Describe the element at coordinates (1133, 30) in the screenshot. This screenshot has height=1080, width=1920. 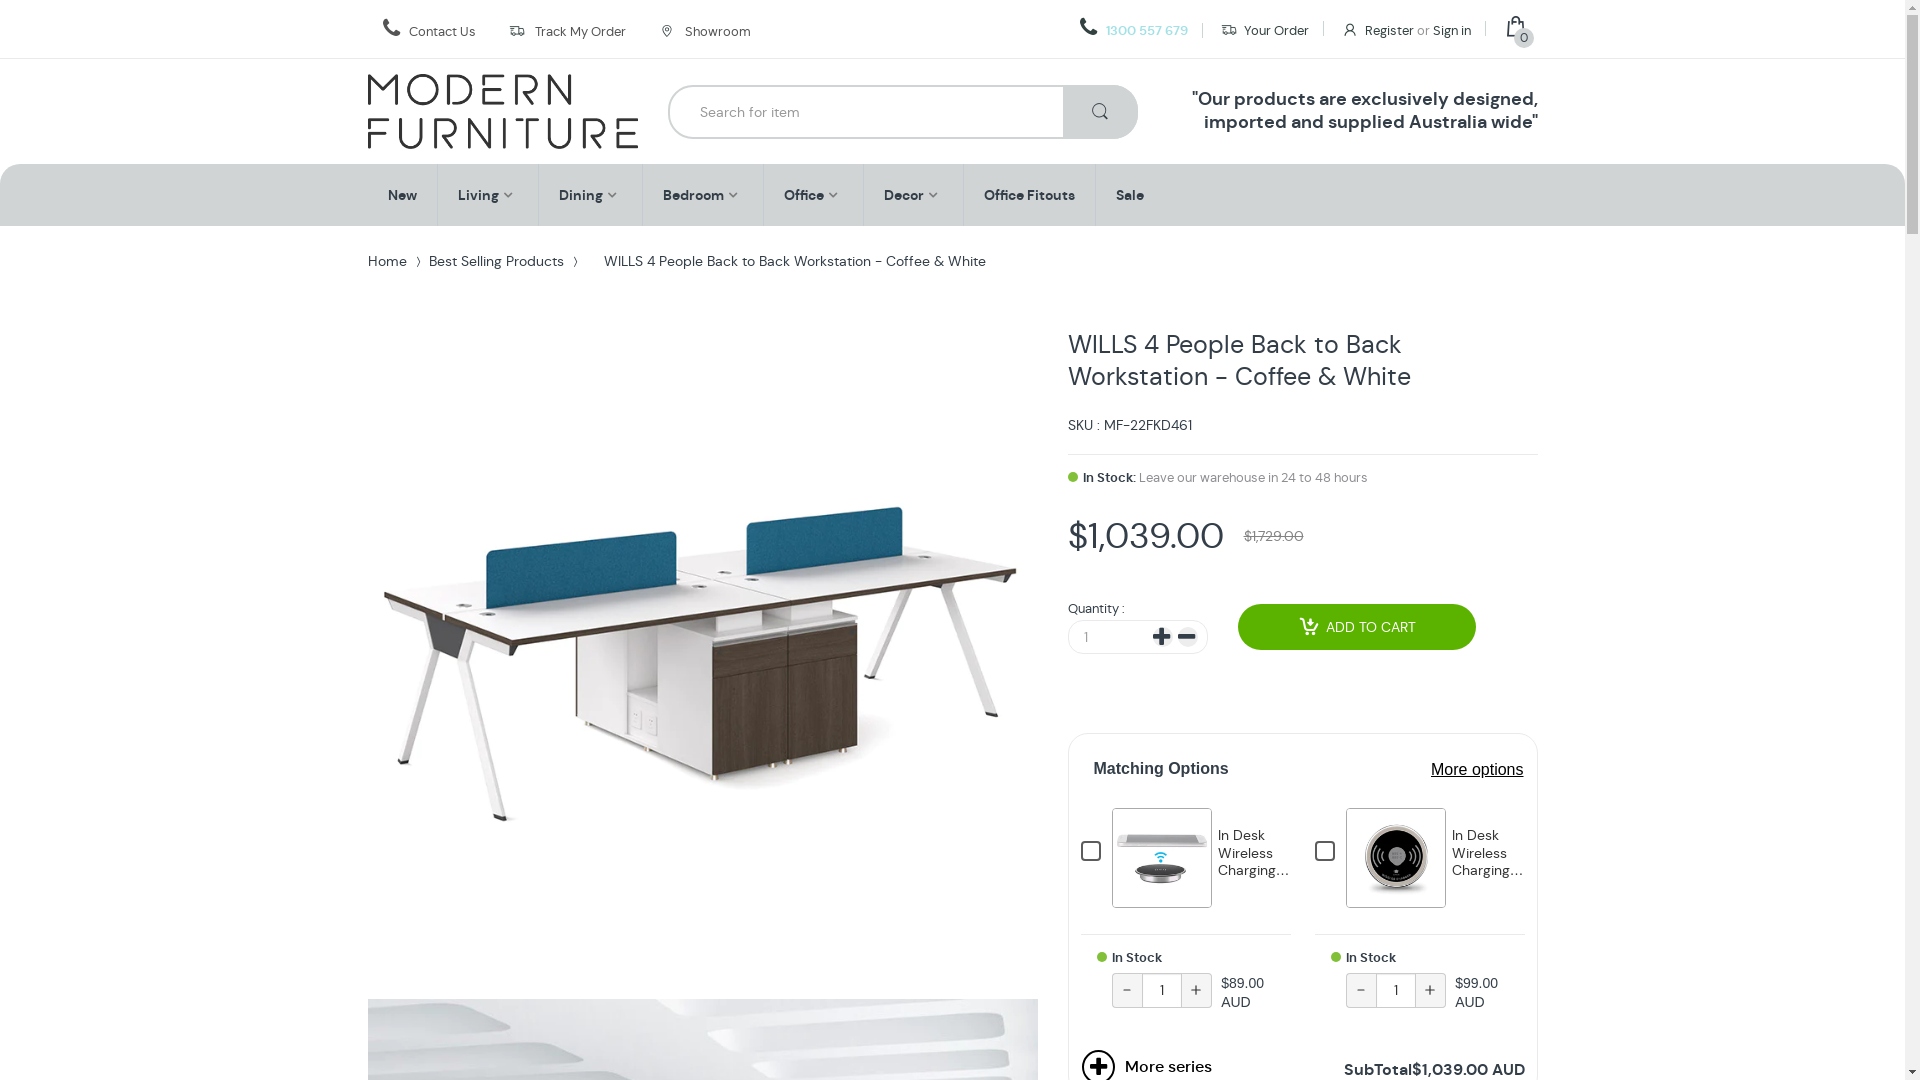
I see `'1300 557 679'` at that location.